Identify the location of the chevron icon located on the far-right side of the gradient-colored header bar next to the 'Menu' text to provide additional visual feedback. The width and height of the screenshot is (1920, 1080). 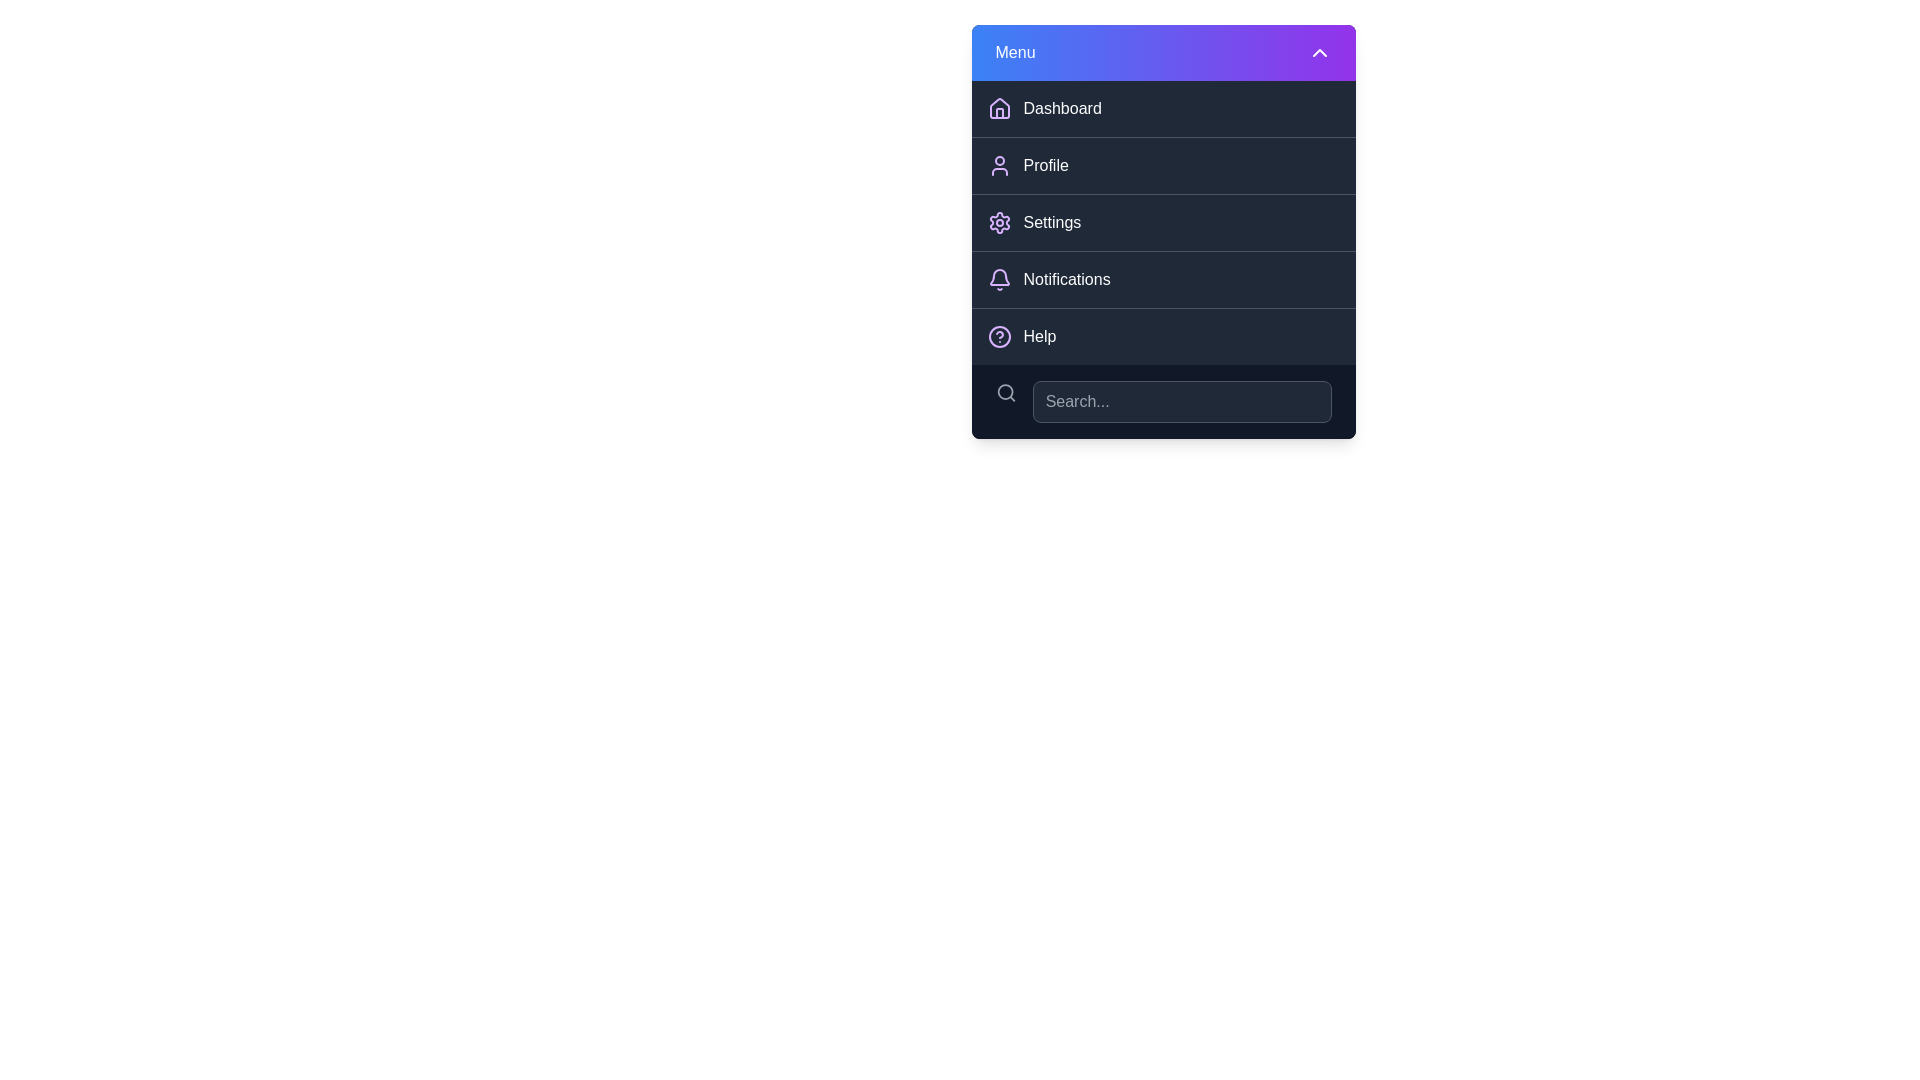
(1319, 52).